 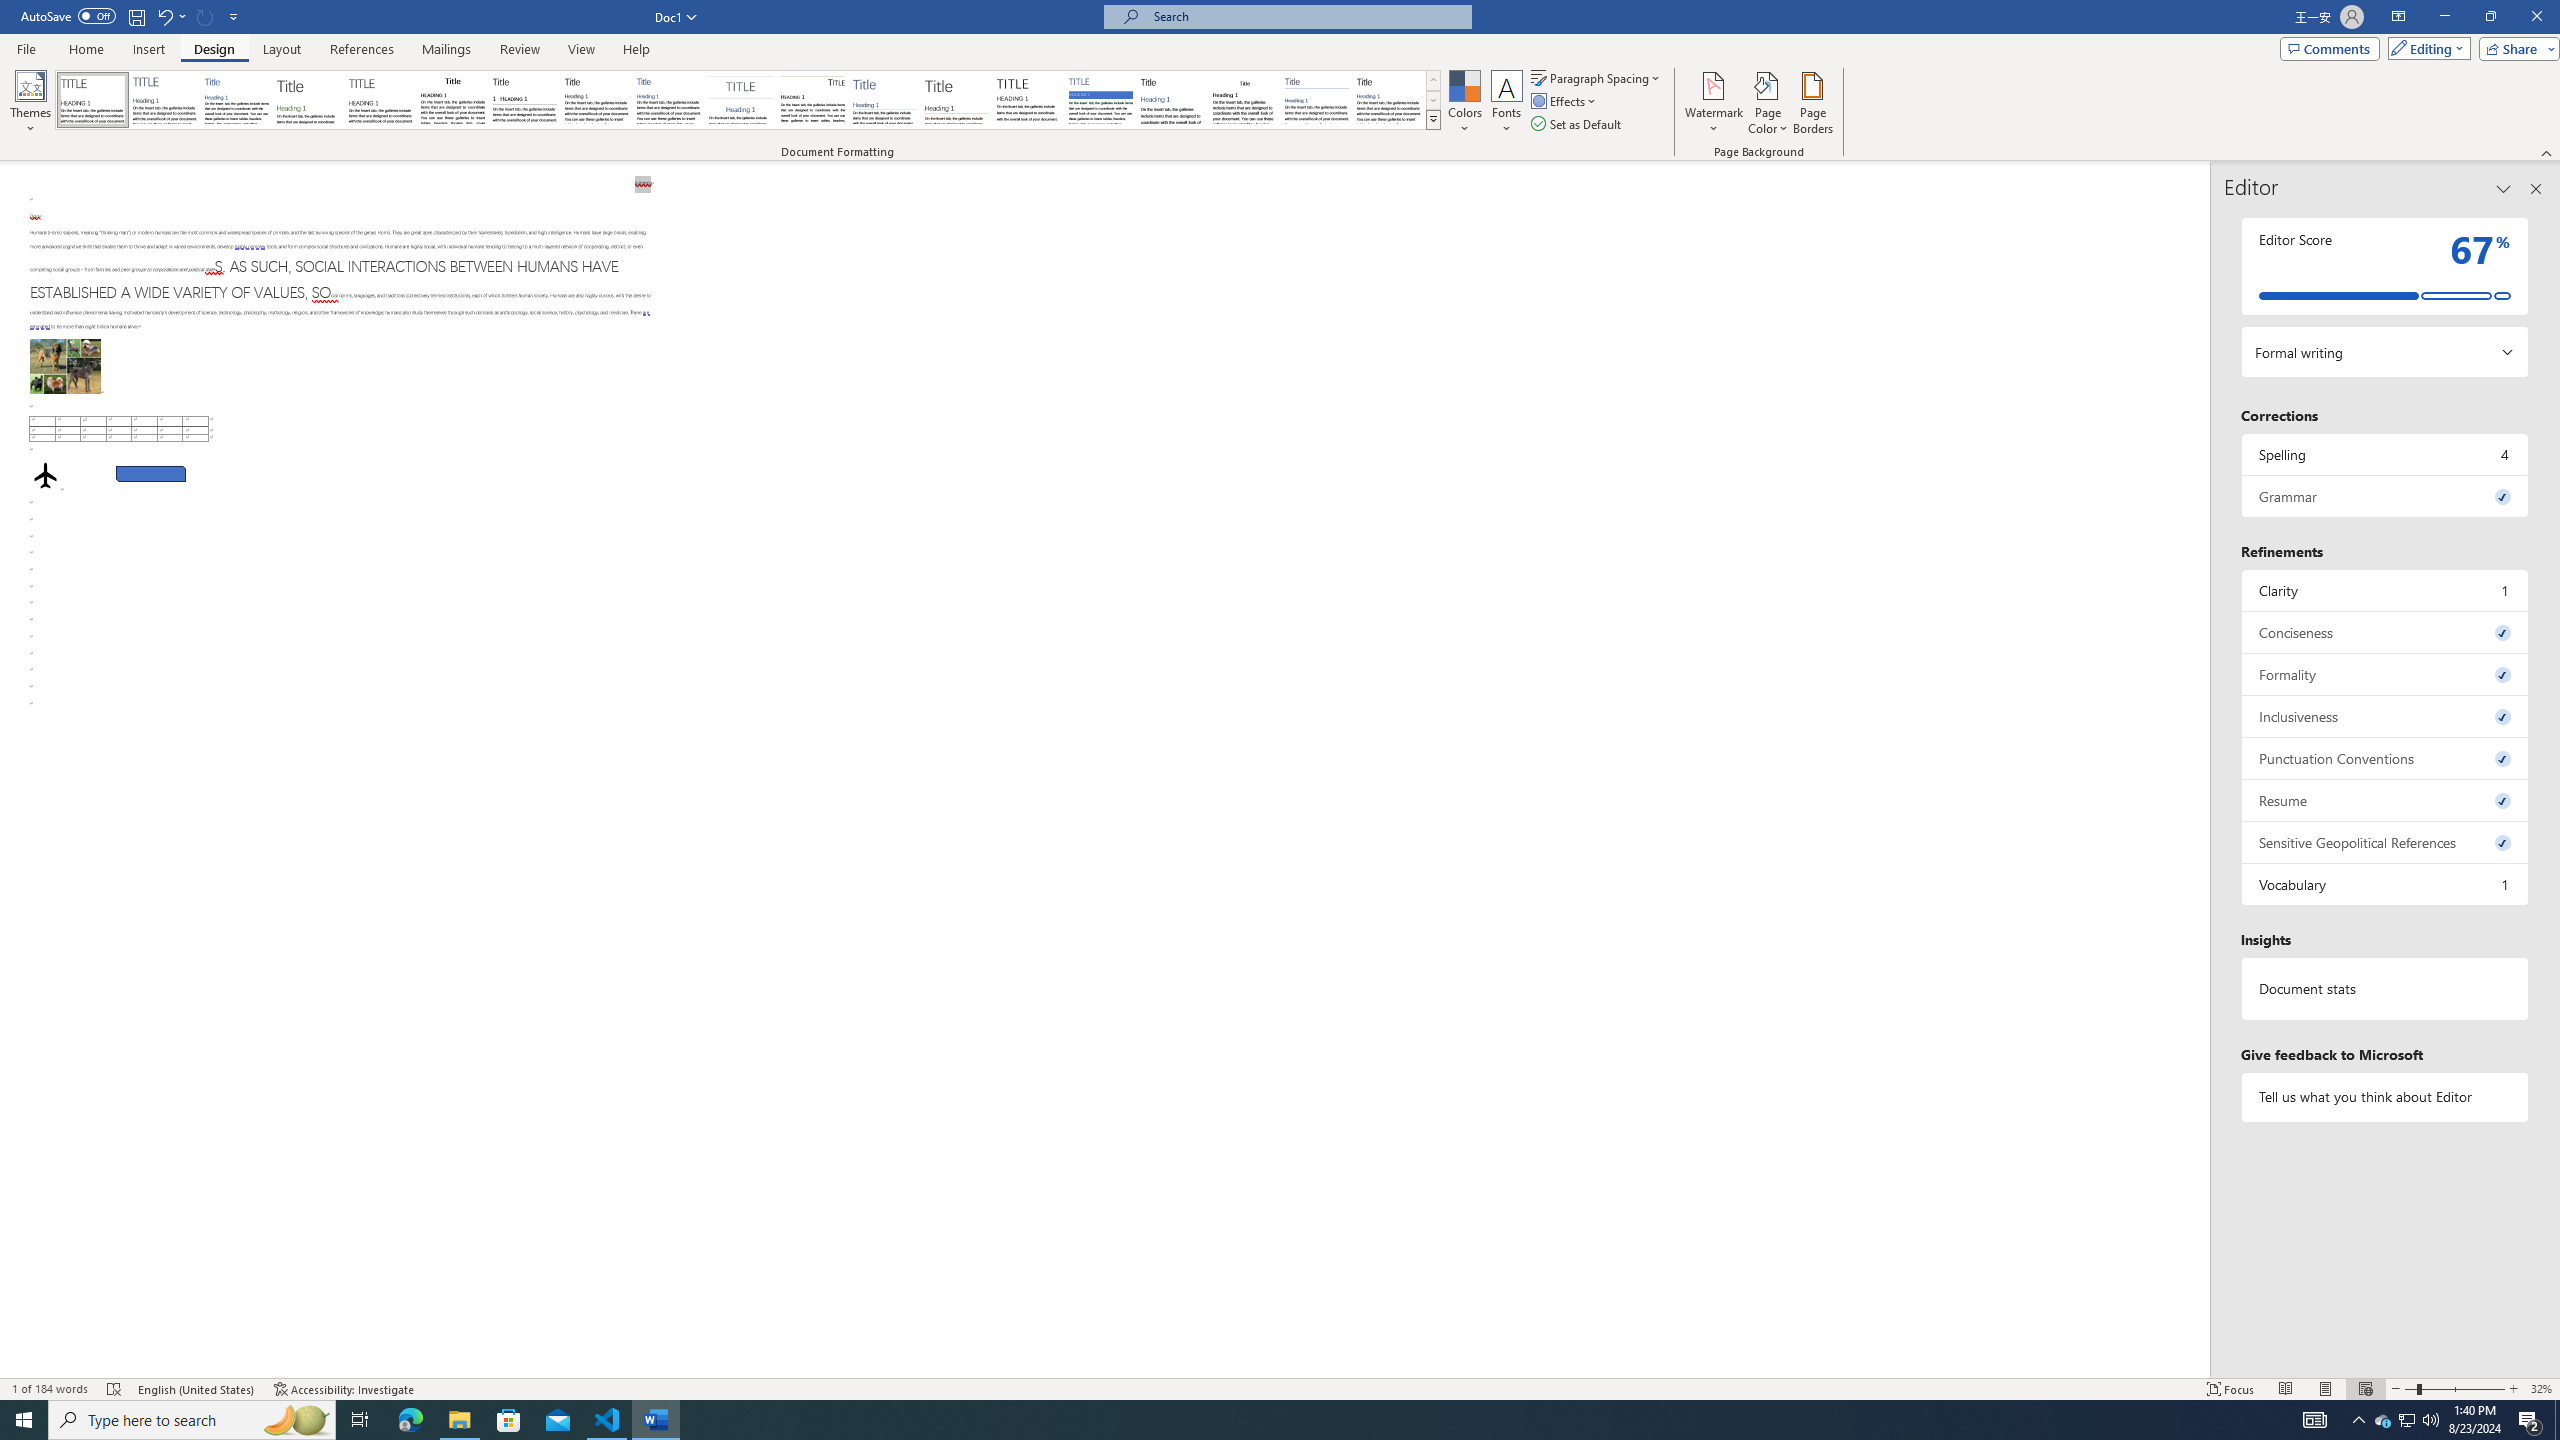 I want to click on 'Minimalist', so click(x=1028, y=99).